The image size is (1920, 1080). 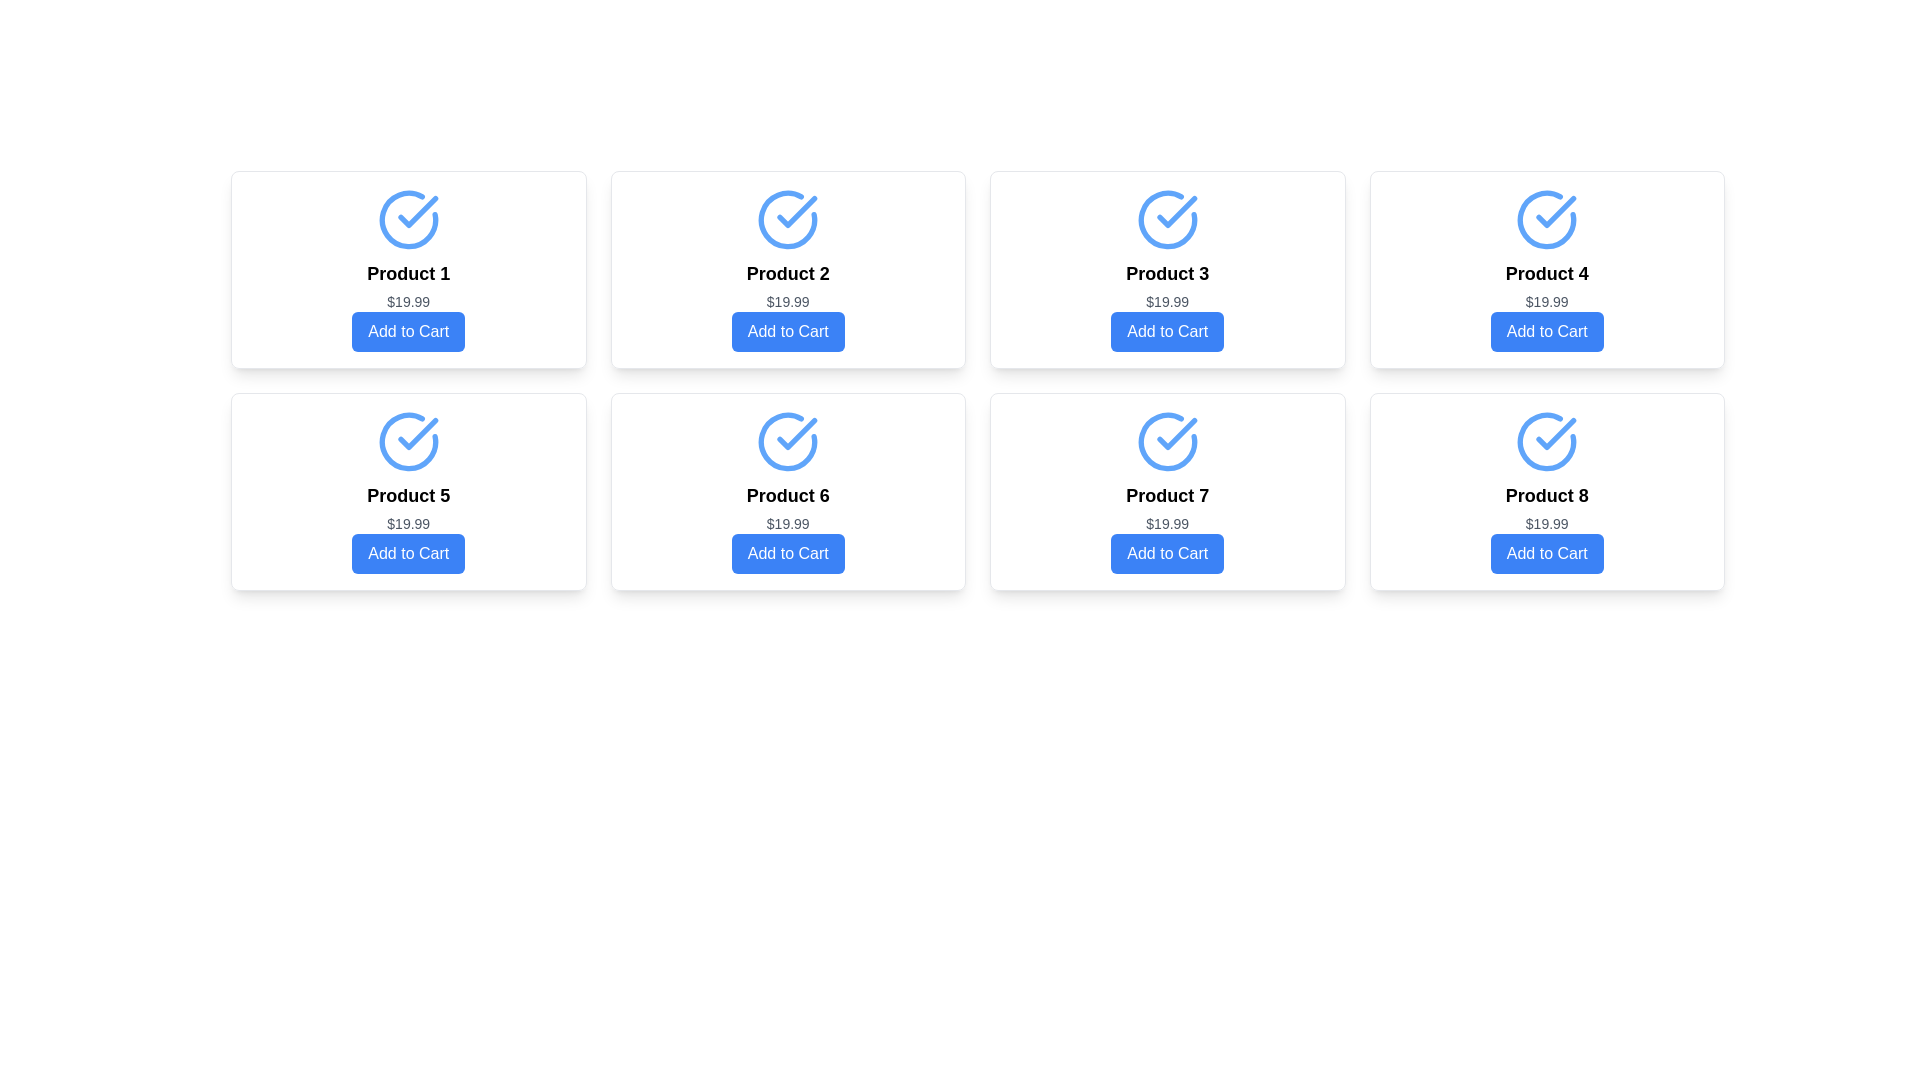 I want to click on the text label displaying the price '$19.99' located below the product title for 'Product 1' and above the 'Add to Cart' button, so click(x=407, y=301).